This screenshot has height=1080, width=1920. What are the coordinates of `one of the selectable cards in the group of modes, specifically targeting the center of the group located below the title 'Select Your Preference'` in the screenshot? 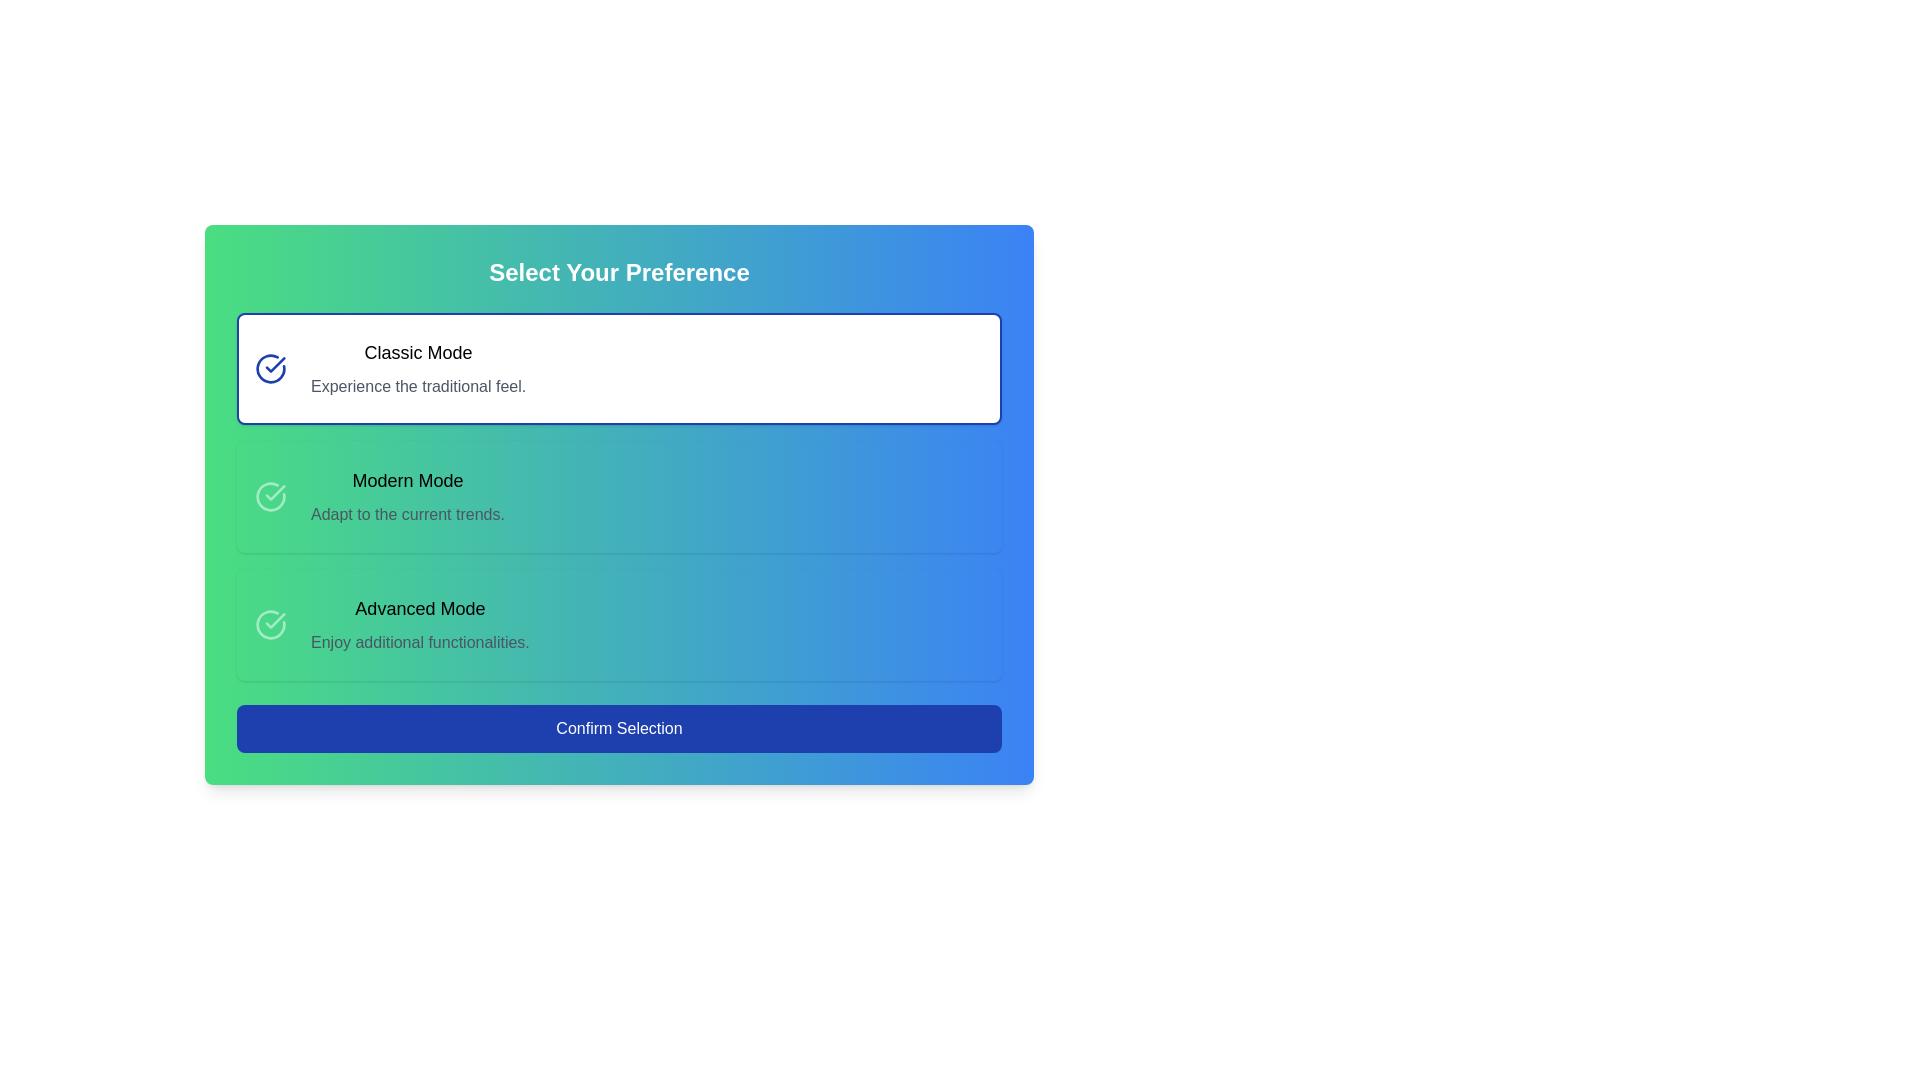 It's located at (618, 496).